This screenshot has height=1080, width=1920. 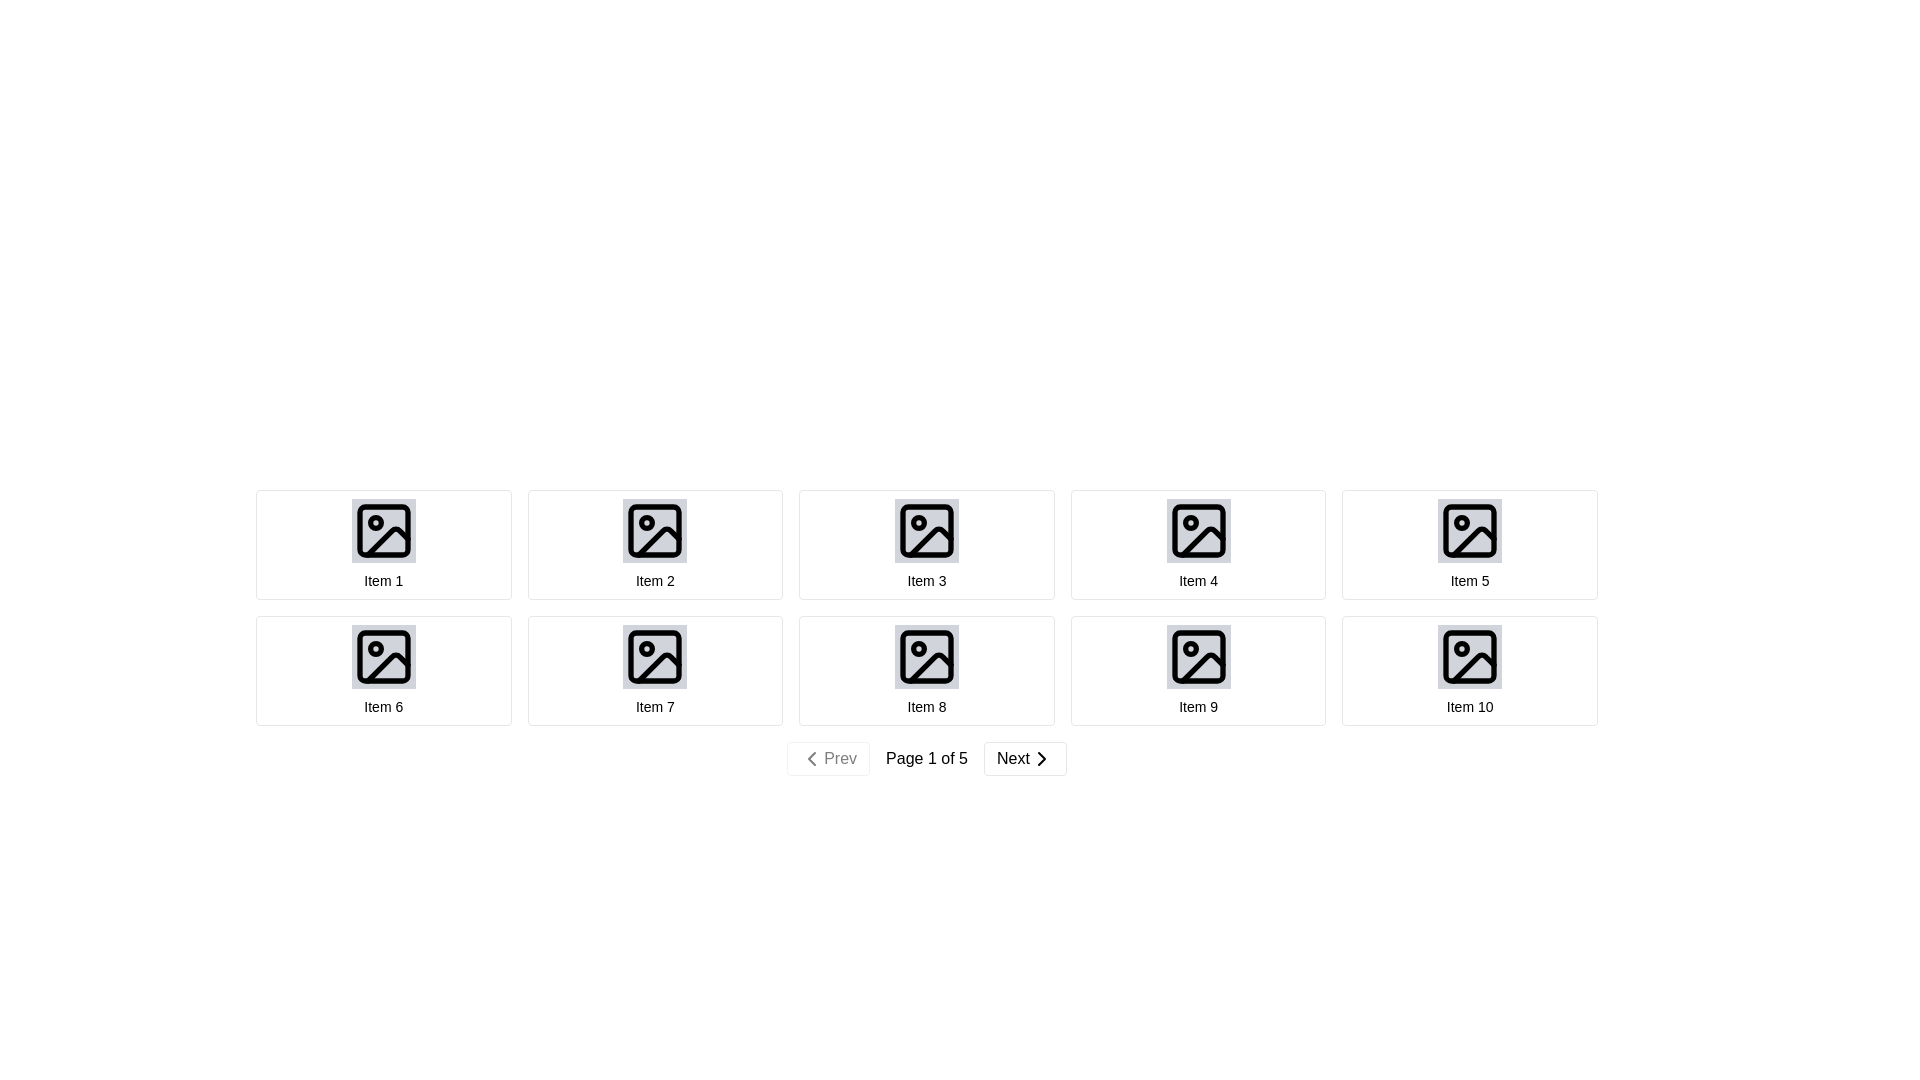 I want to click on the small circular Decorative graphic located within the top-left corner of the image frame icon in the grid layout, so click(x=375, y=522).